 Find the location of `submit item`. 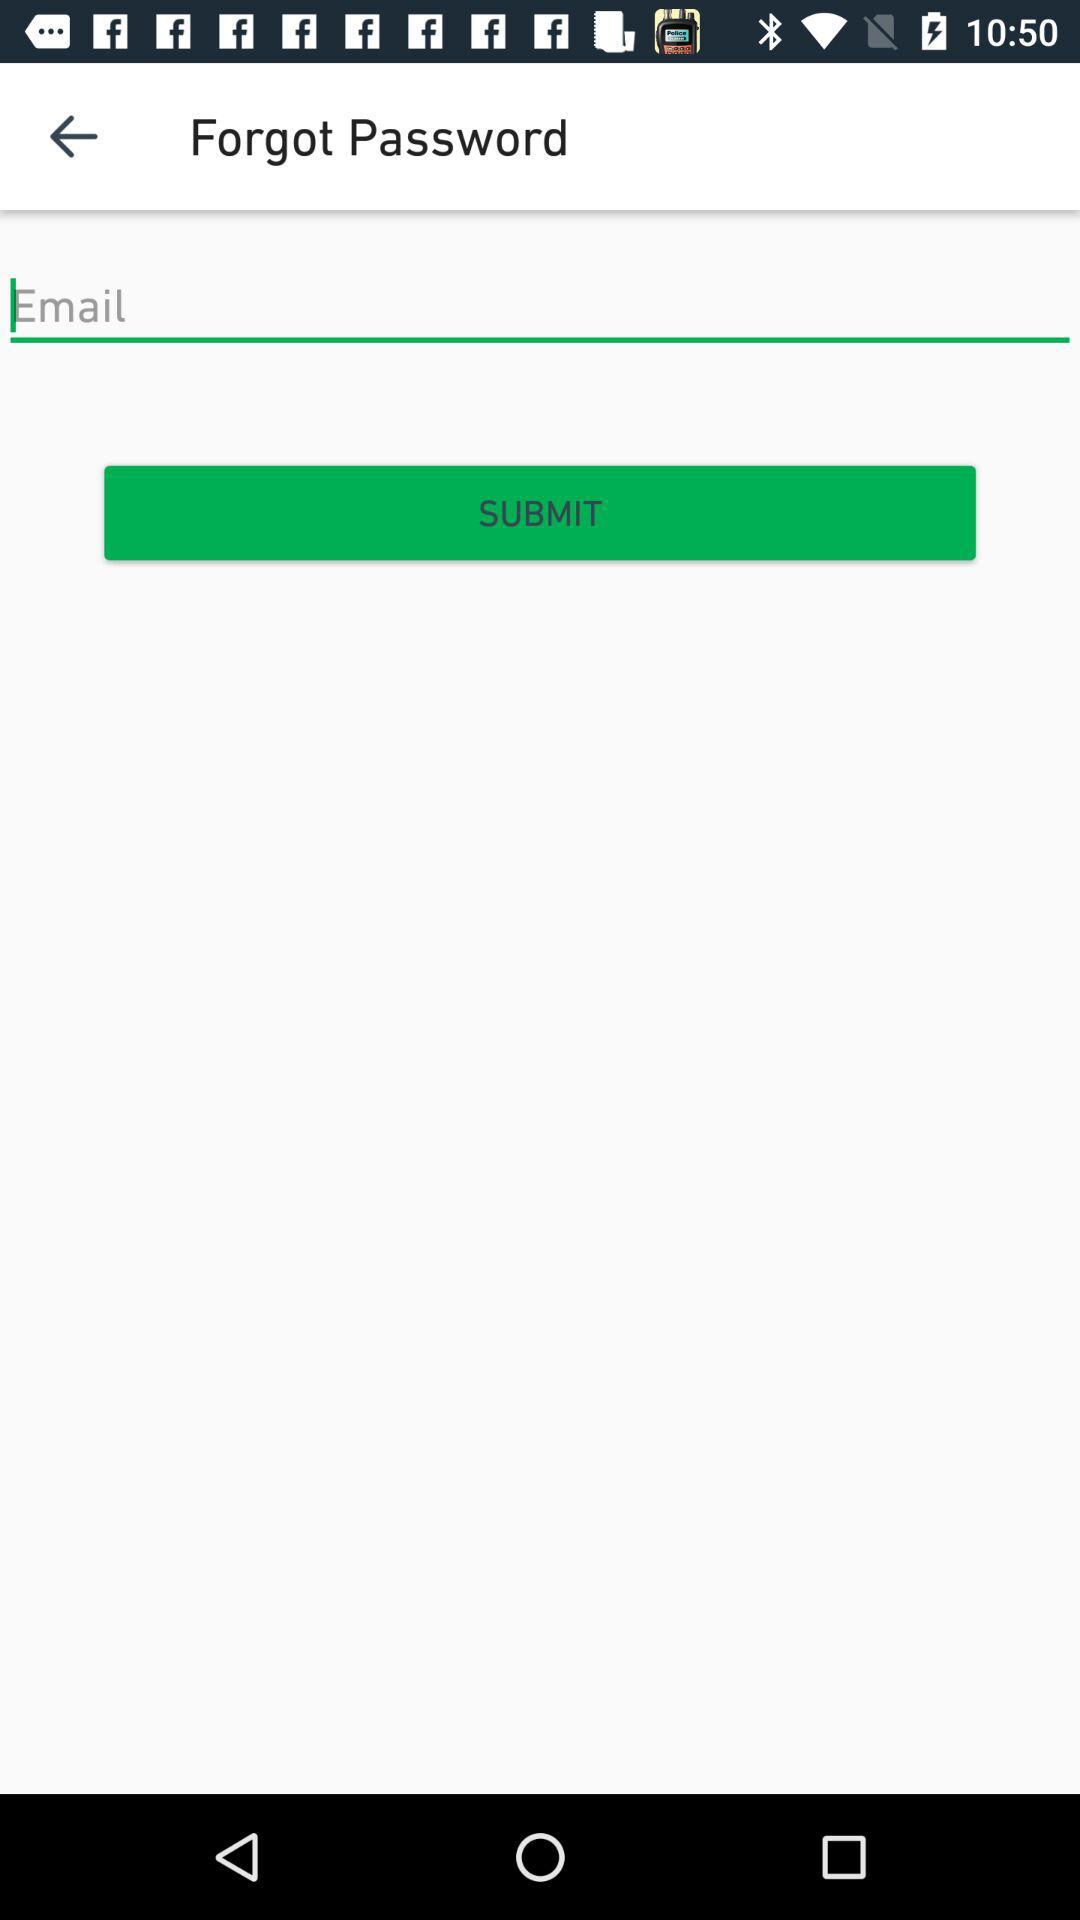

submit item is located at coordinates (540, 513).